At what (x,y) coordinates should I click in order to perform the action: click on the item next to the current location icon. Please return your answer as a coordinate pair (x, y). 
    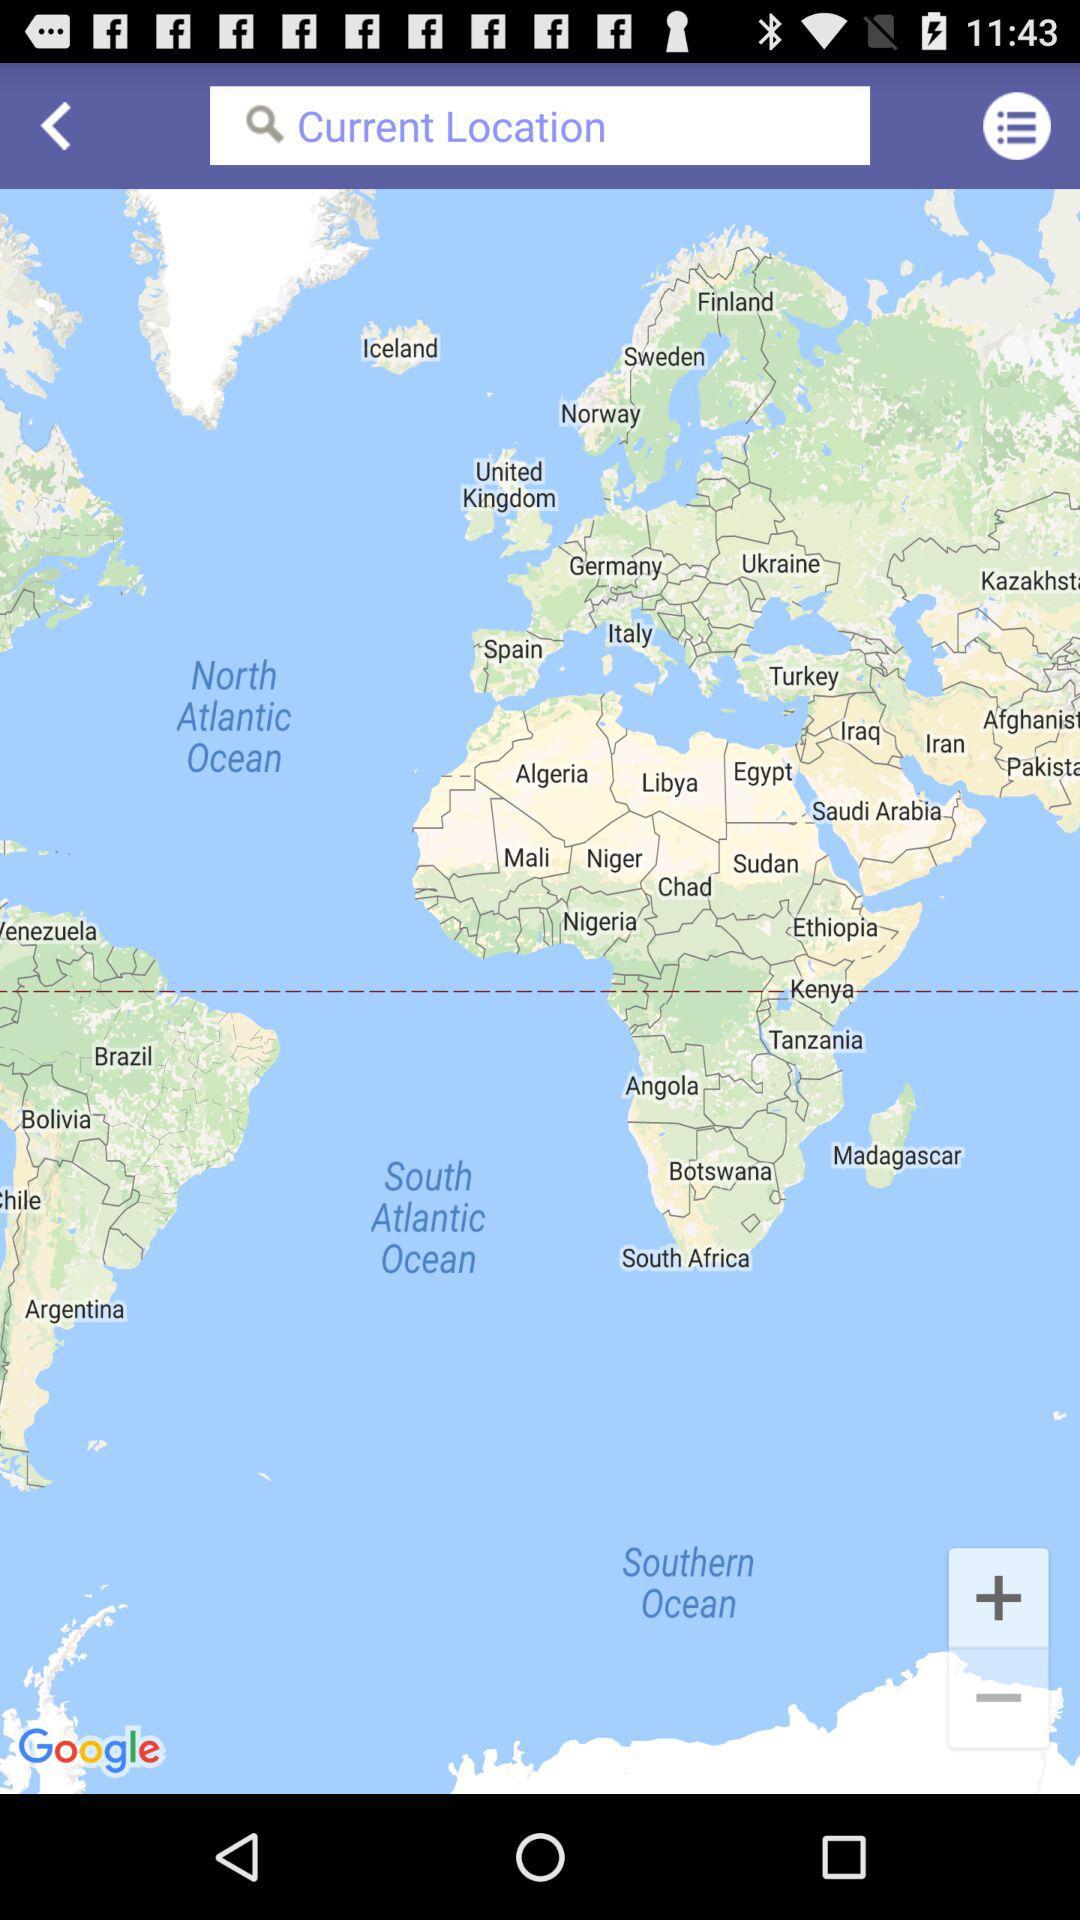
    Looking at the image, I should click on (1017, 124).